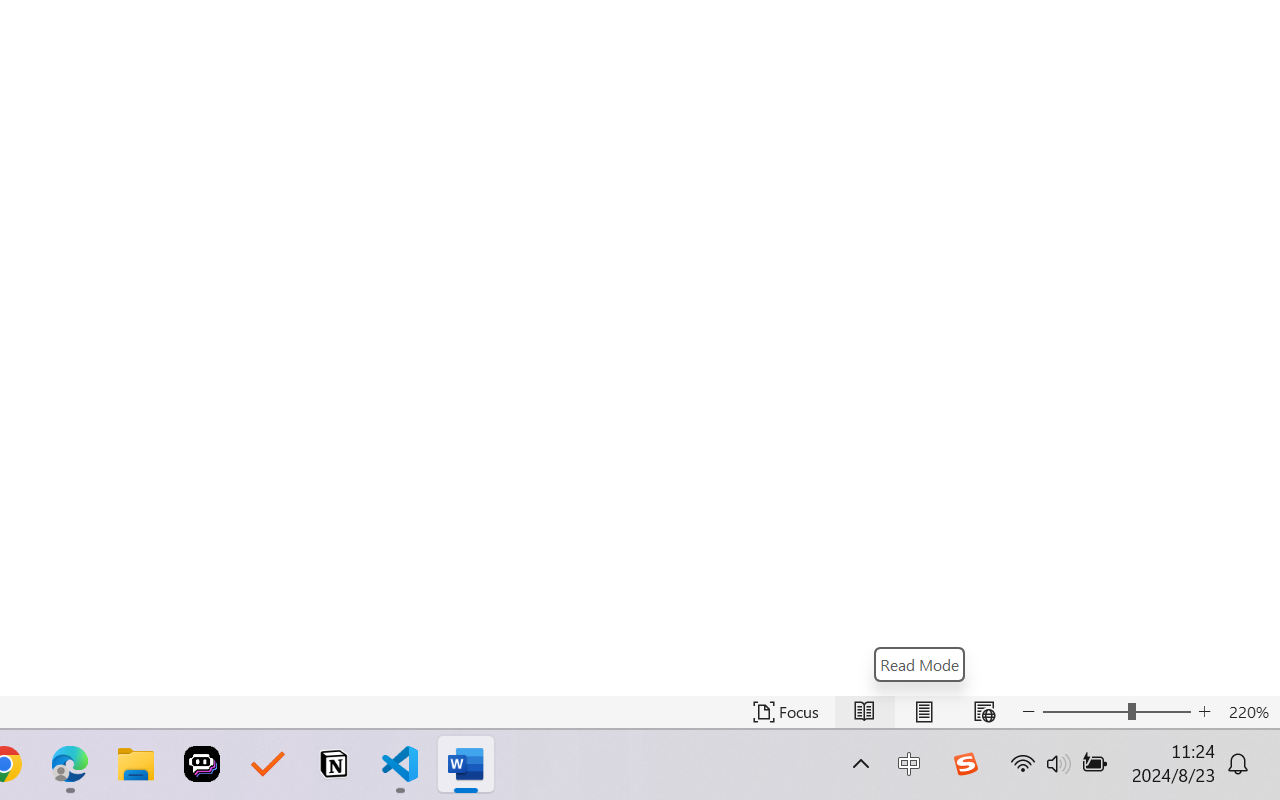 The image size is (1280, 800). I want to click on 'Text Size', so click(1115, 711).